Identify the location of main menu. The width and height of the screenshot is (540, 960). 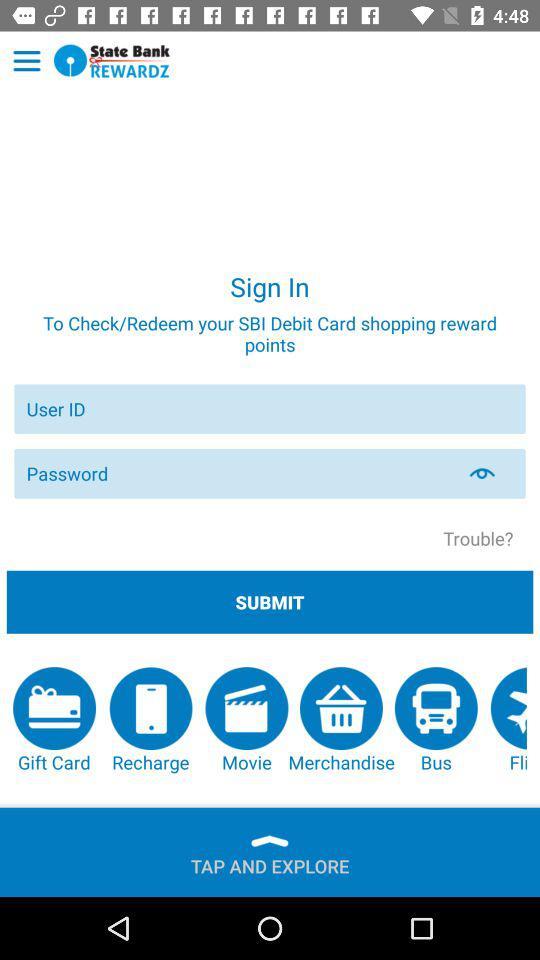
(26, 61).